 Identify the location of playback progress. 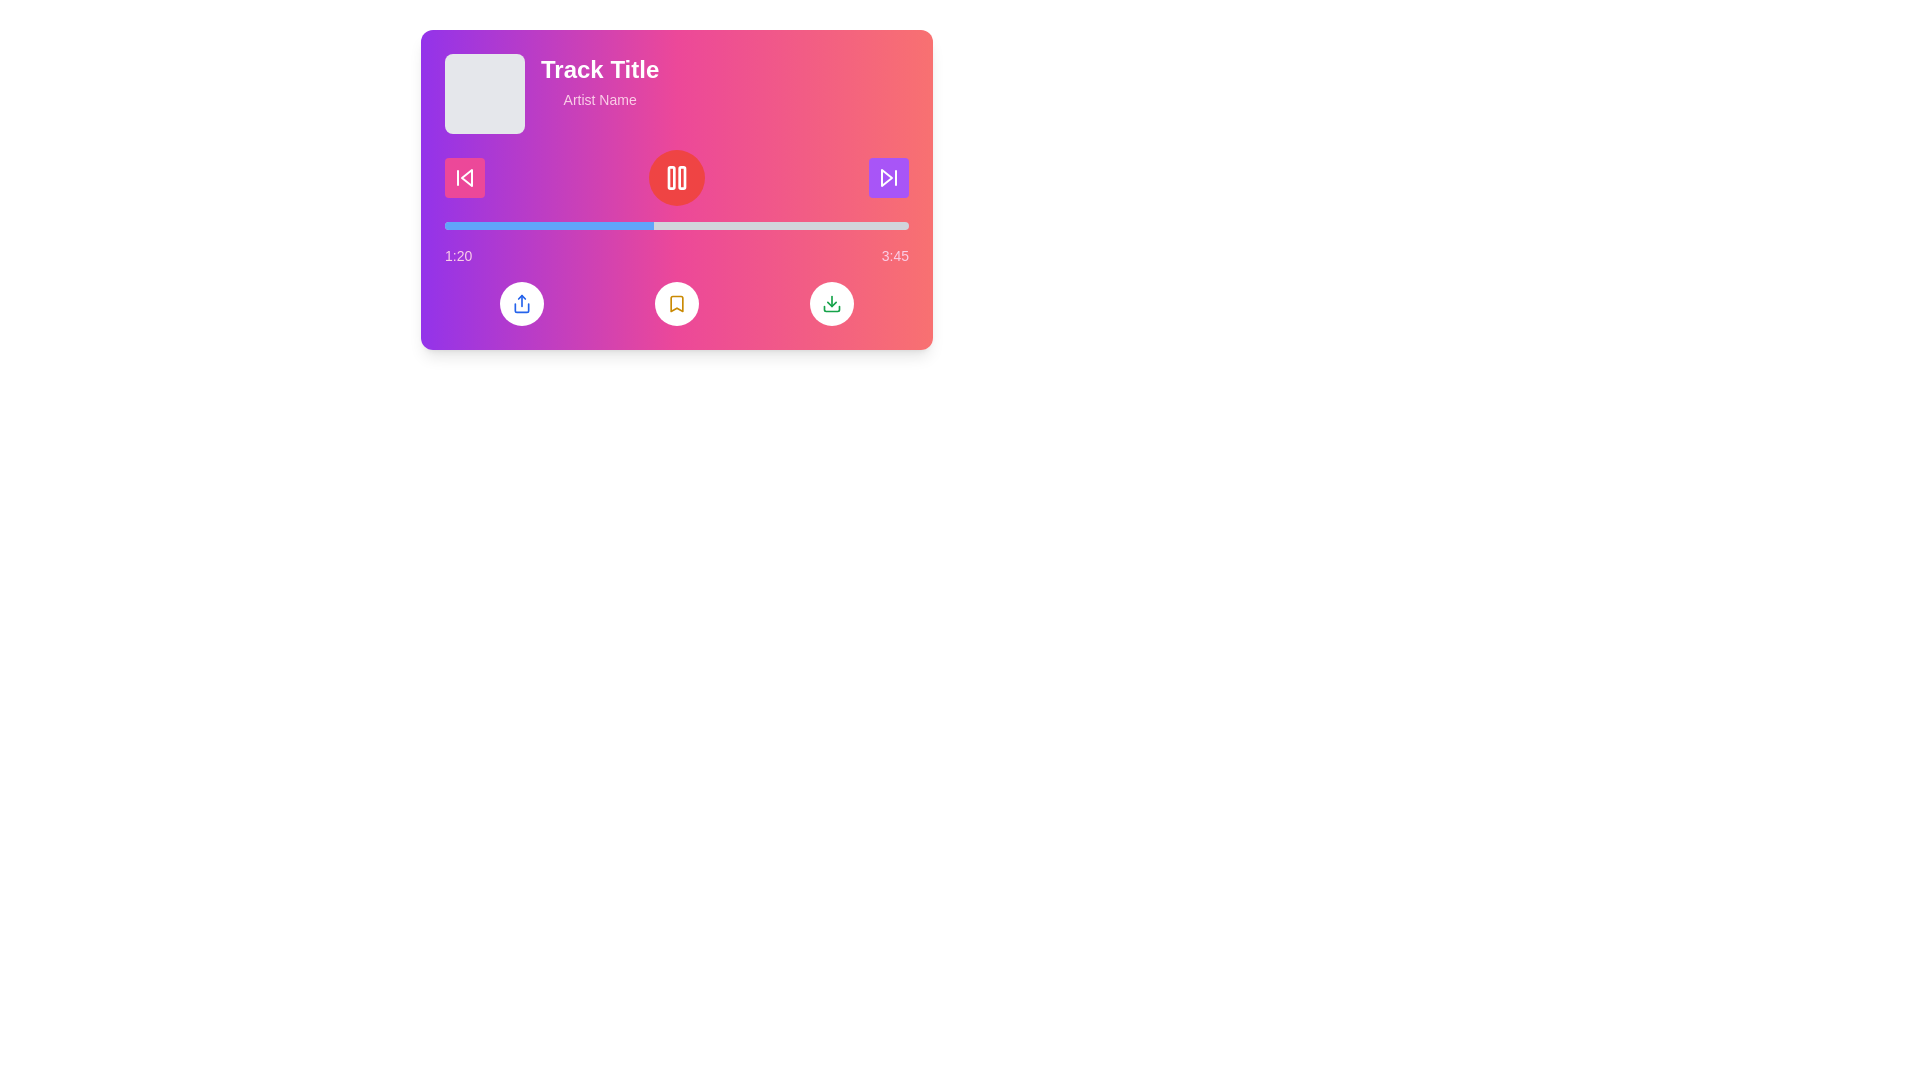
(513, 225).